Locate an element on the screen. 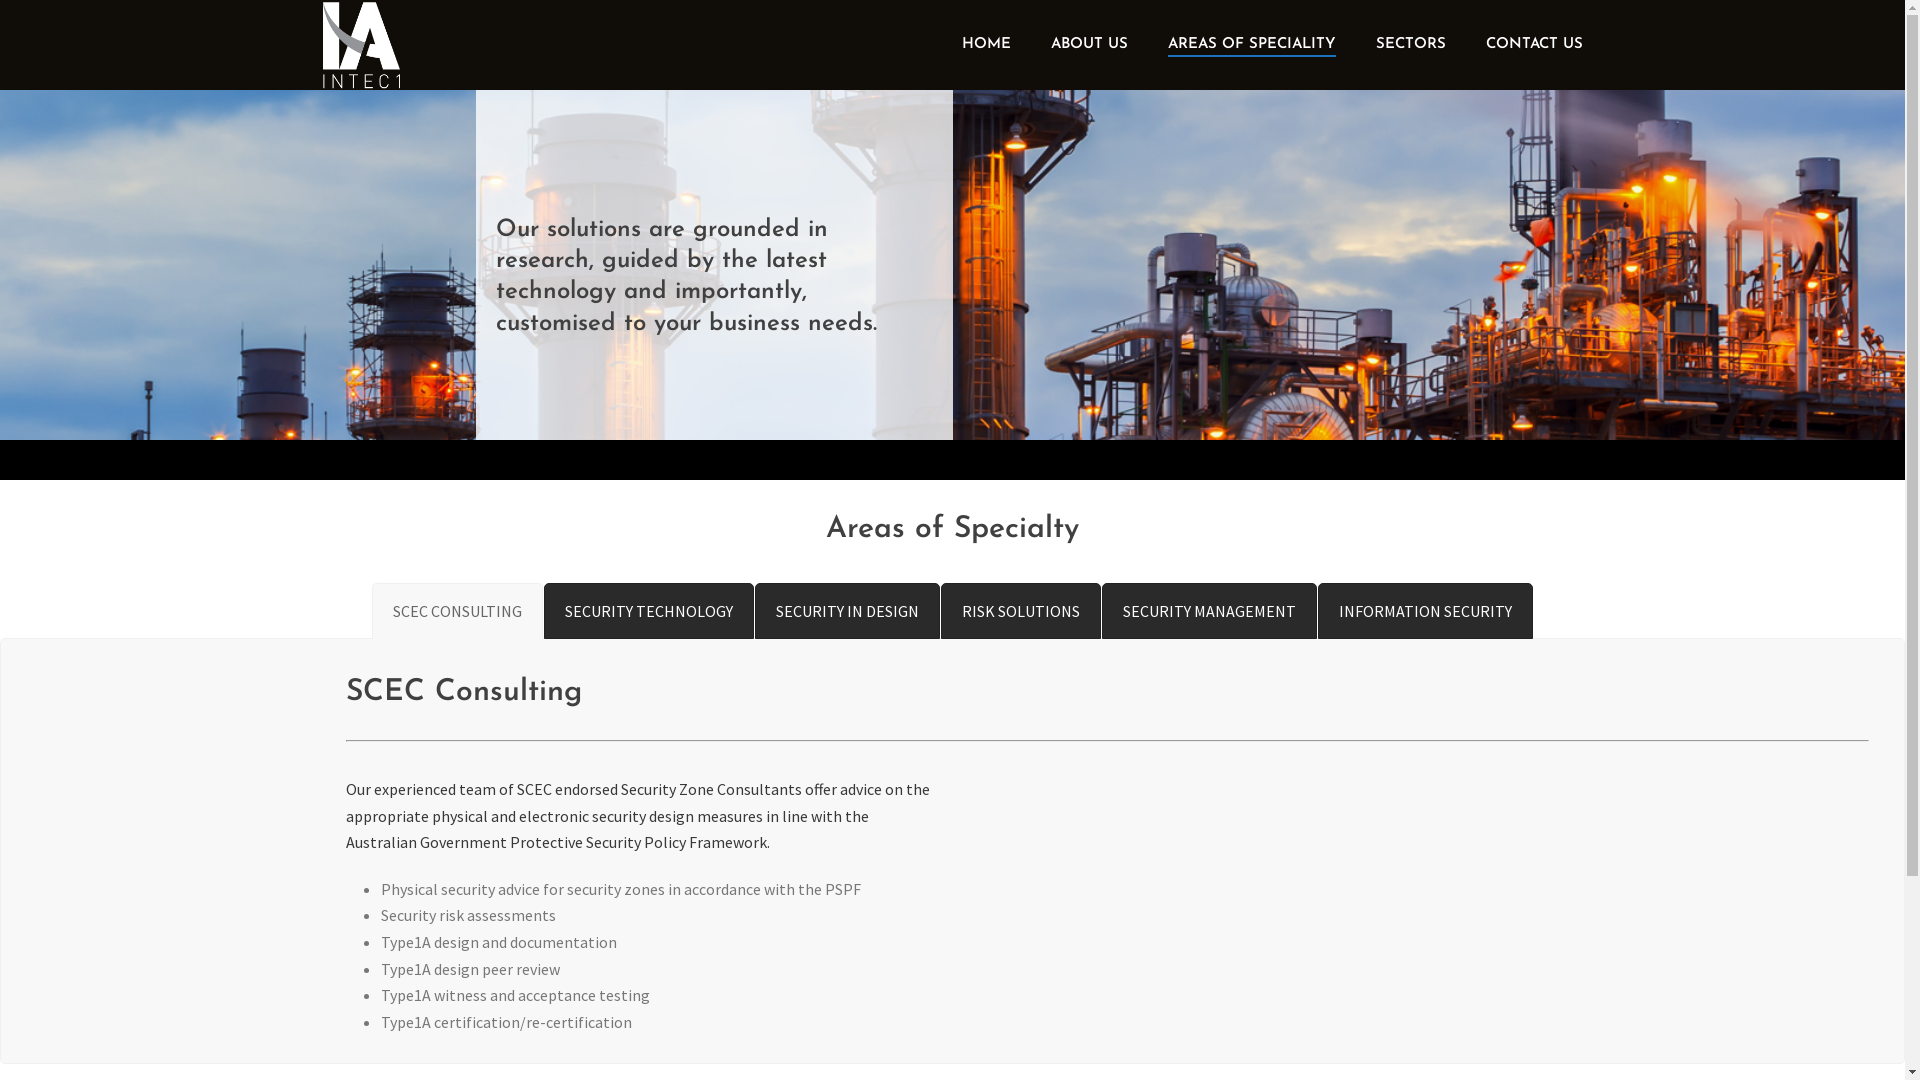 The image size is (1920, 1080). 'CONTACT US' is located at coordinates (1533, 45).